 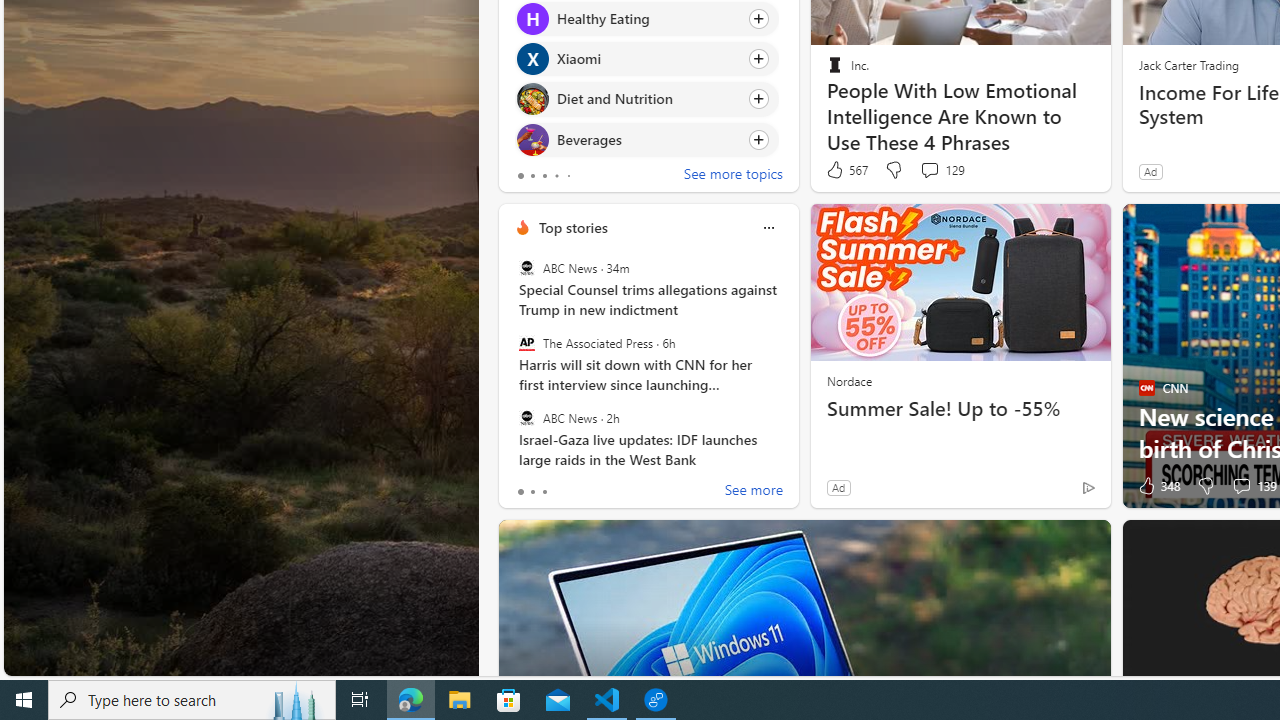 I want to click on 'View comments 129 Comment', so click(x=941, y=169).